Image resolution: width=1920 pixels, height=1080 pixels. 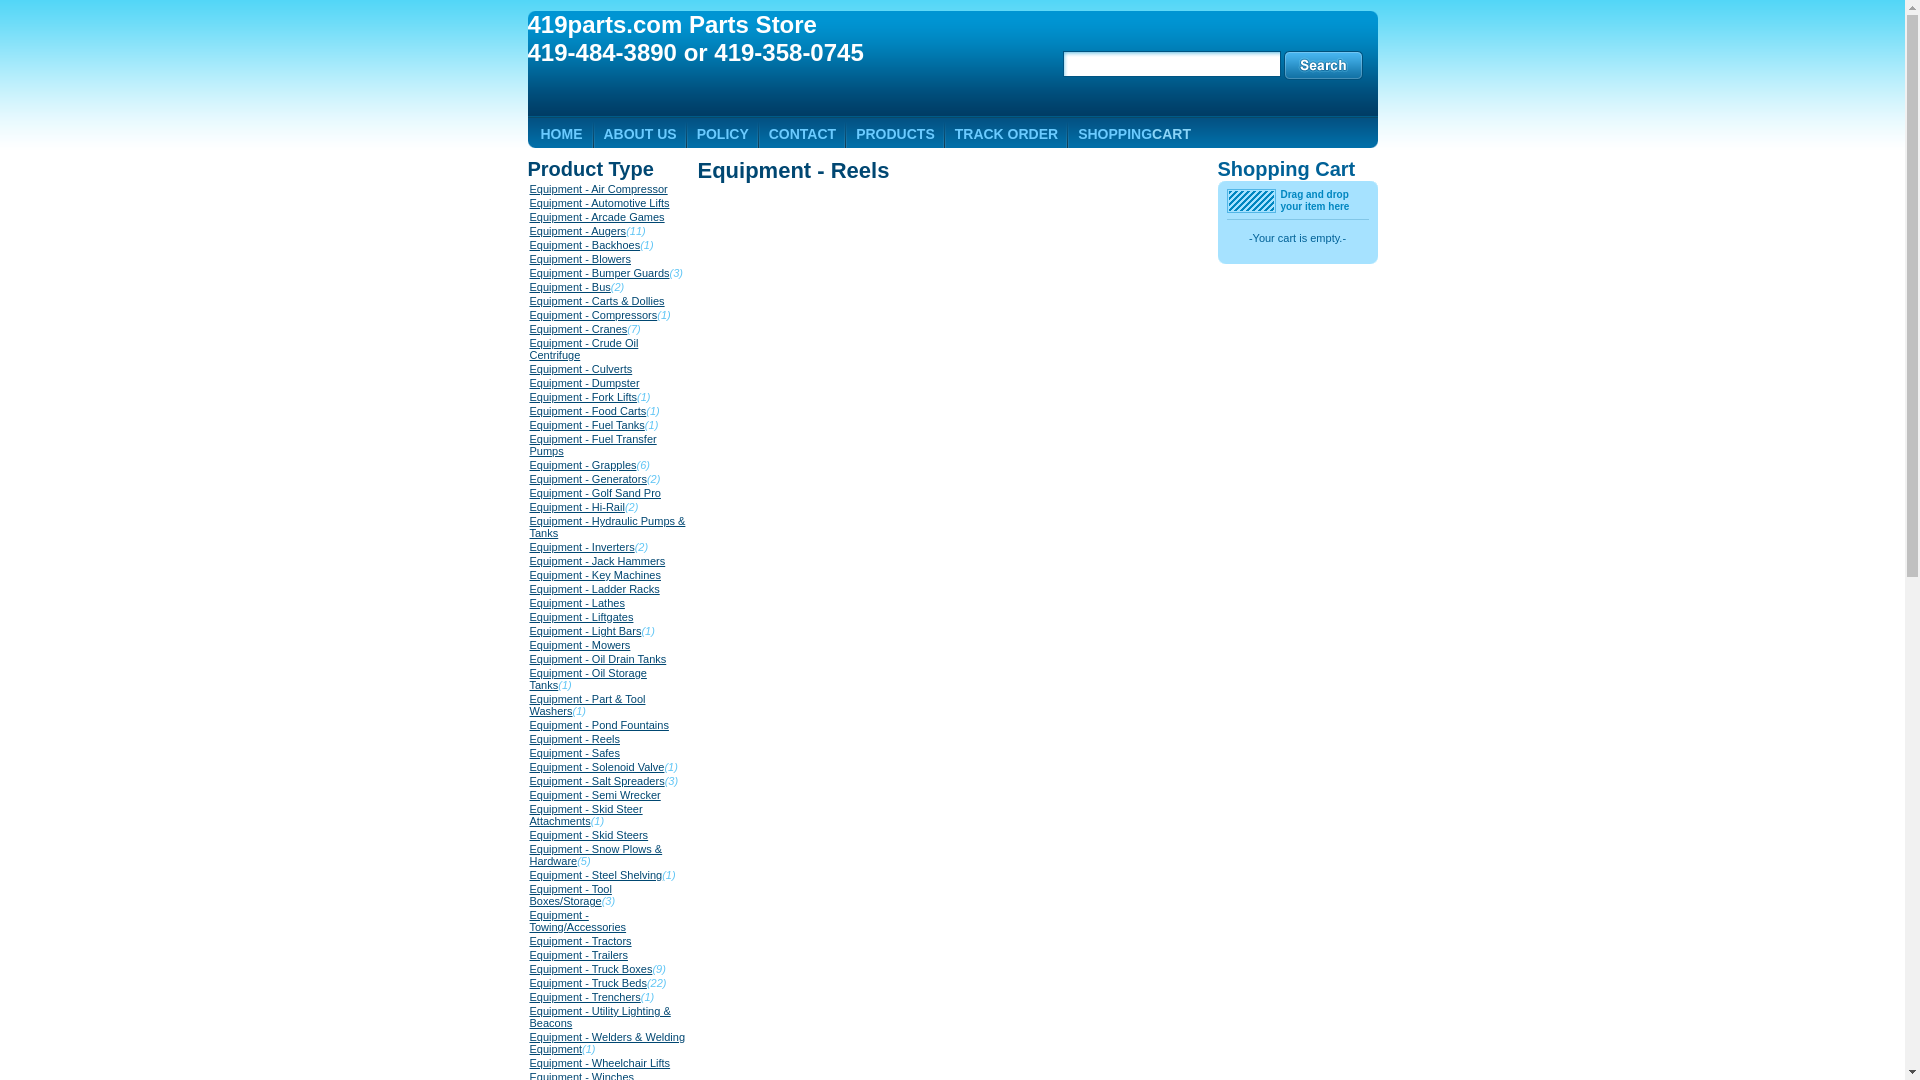 What do you see at coordinates (529, 954) in the screenshot?
I see `'Equipment - Trailers'` at bounding box center [529, 954].